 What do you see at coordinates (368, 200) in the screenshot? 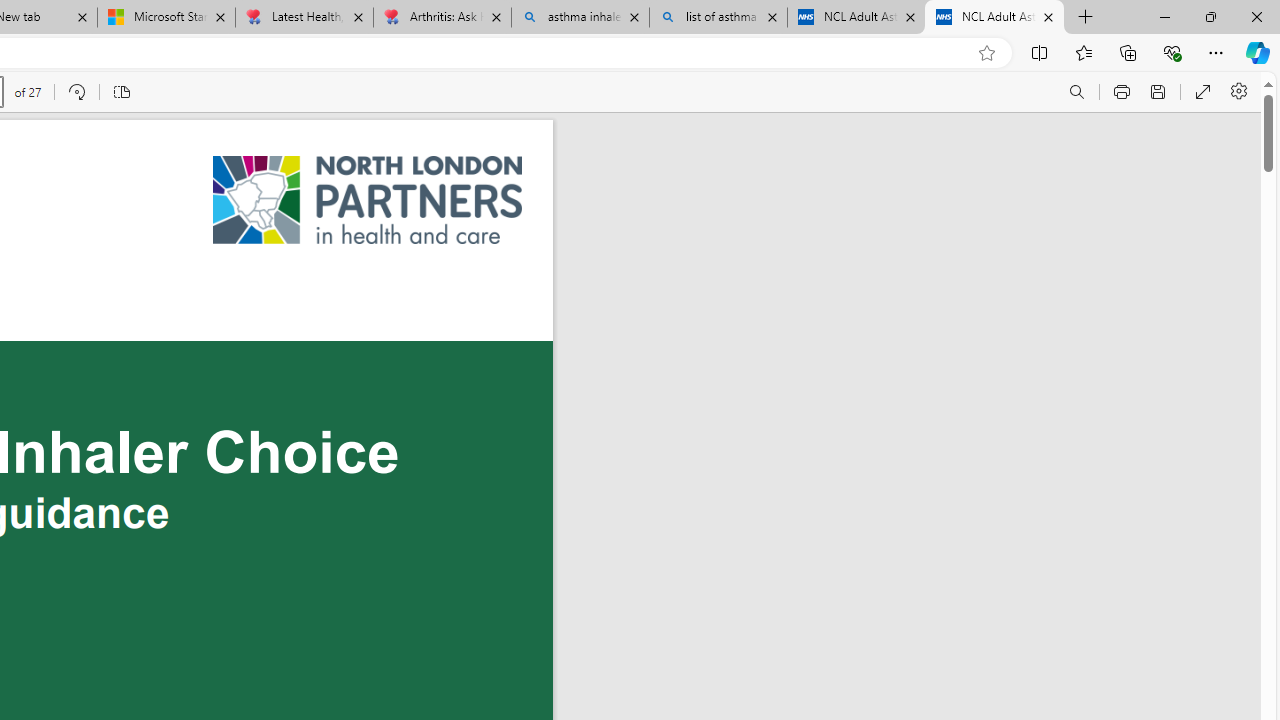
I see `'Unlabeled graphic'` at bounding box center [368, 200].